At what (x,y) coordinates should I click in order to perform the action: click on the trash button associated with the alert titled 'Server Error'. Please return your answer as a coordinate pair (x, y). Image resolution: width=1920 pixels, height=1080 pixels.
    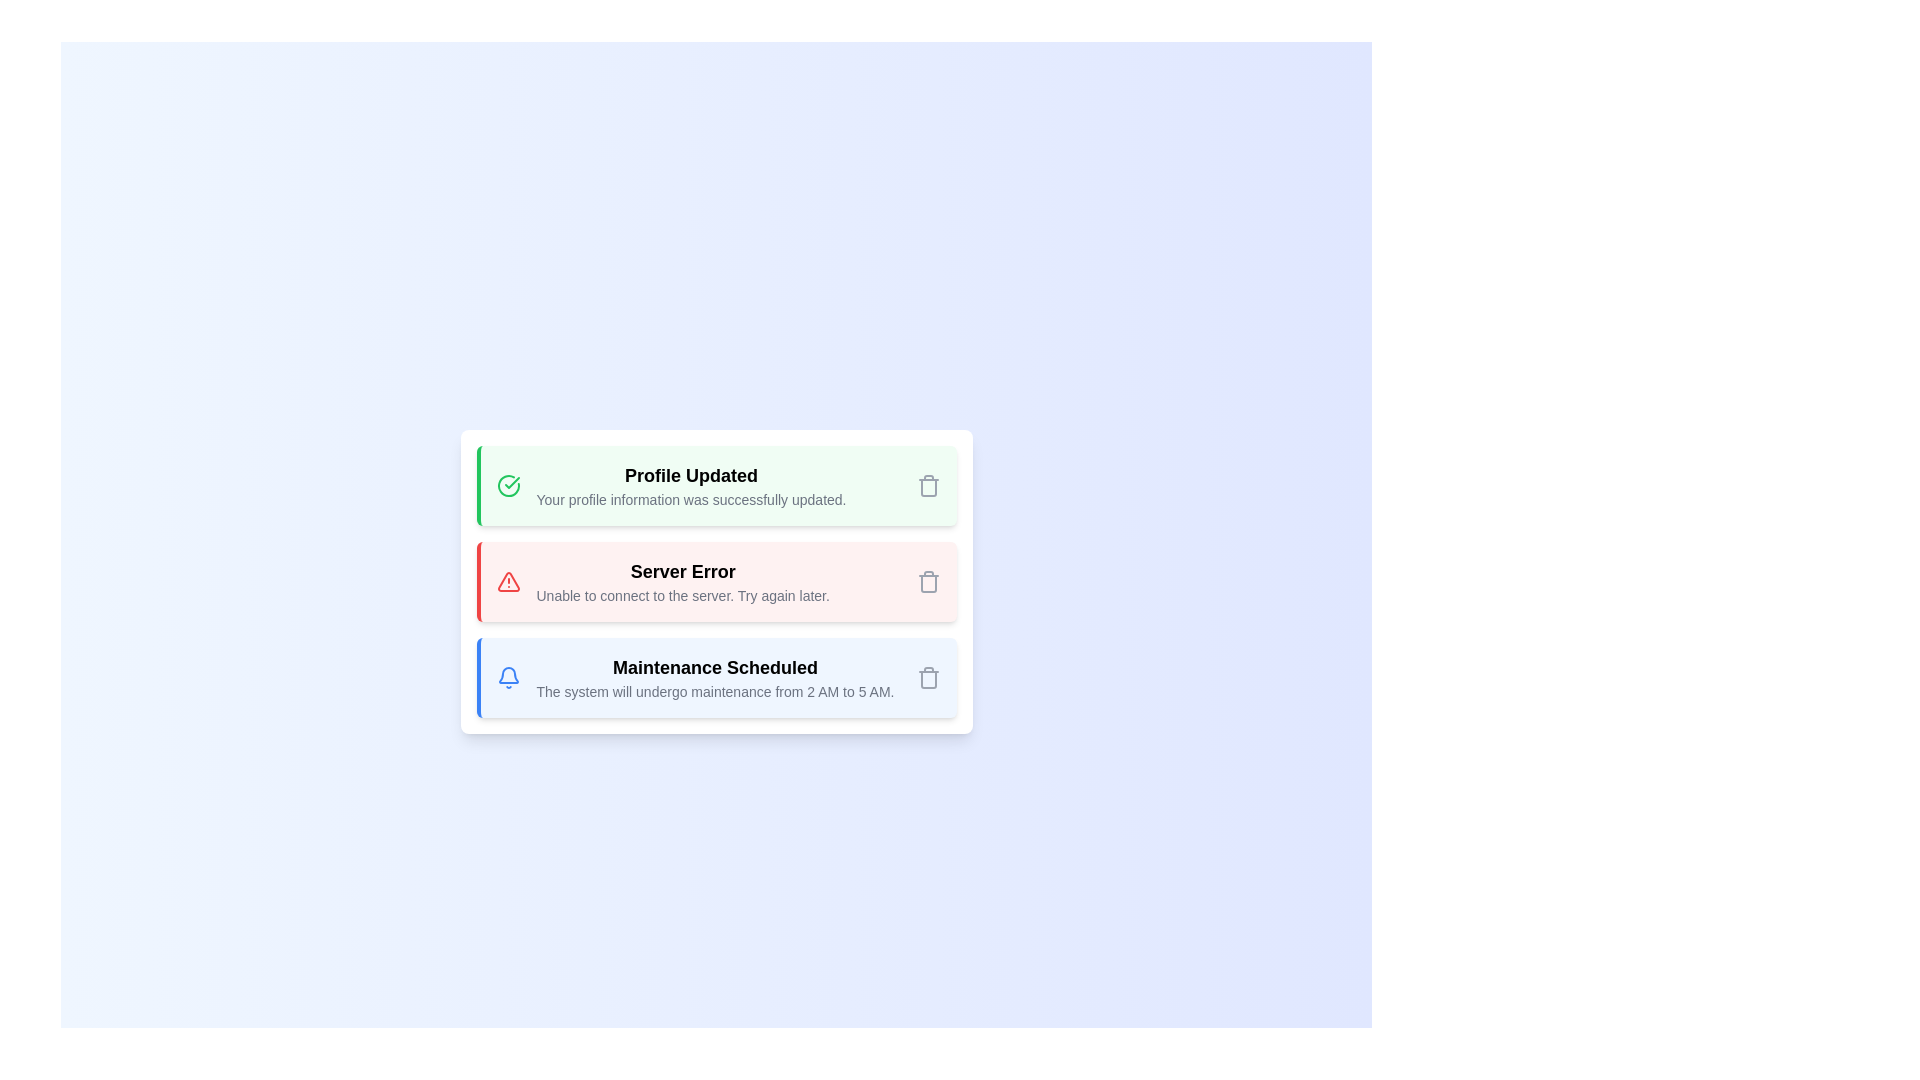
    Looking at the image, I should click on (927, 582).